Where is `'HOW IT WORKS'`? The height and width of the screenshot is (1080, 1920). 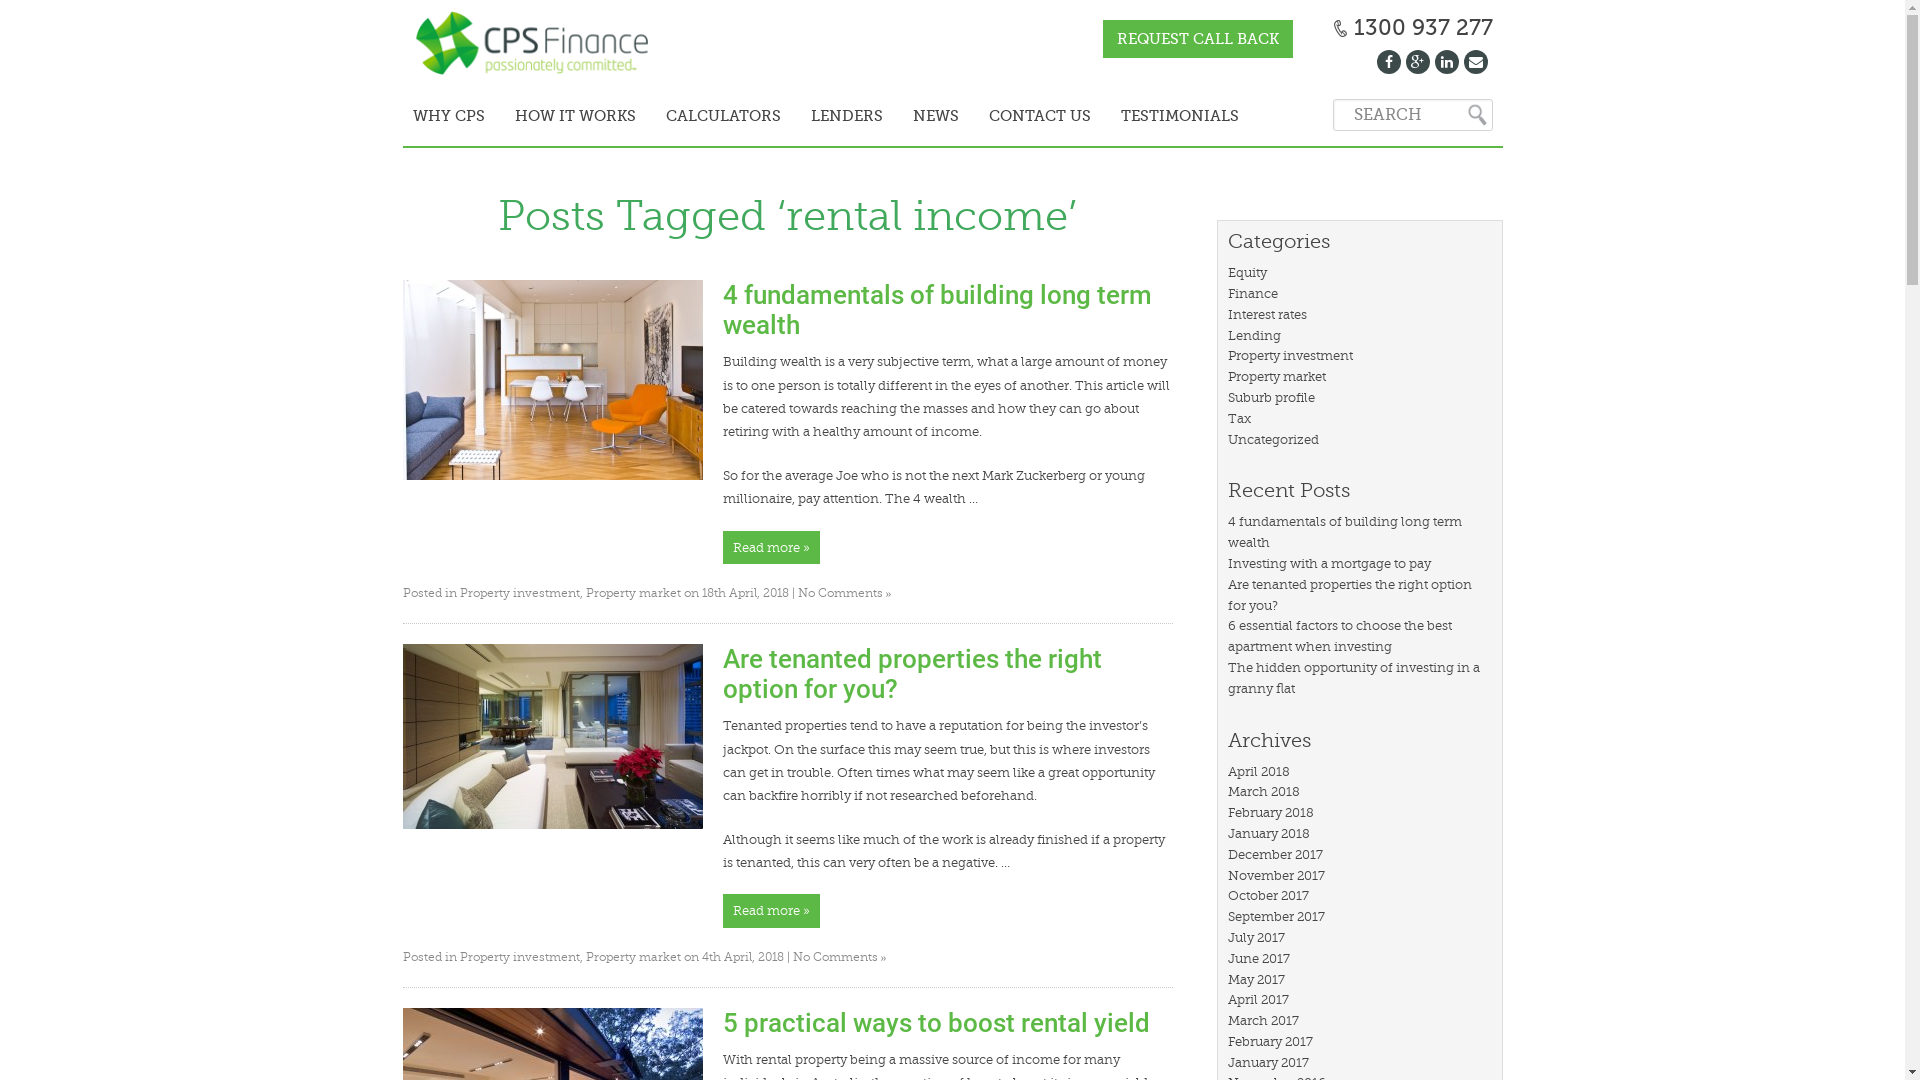 'HOW IT WORKS' is located at coordinates (499, 113).